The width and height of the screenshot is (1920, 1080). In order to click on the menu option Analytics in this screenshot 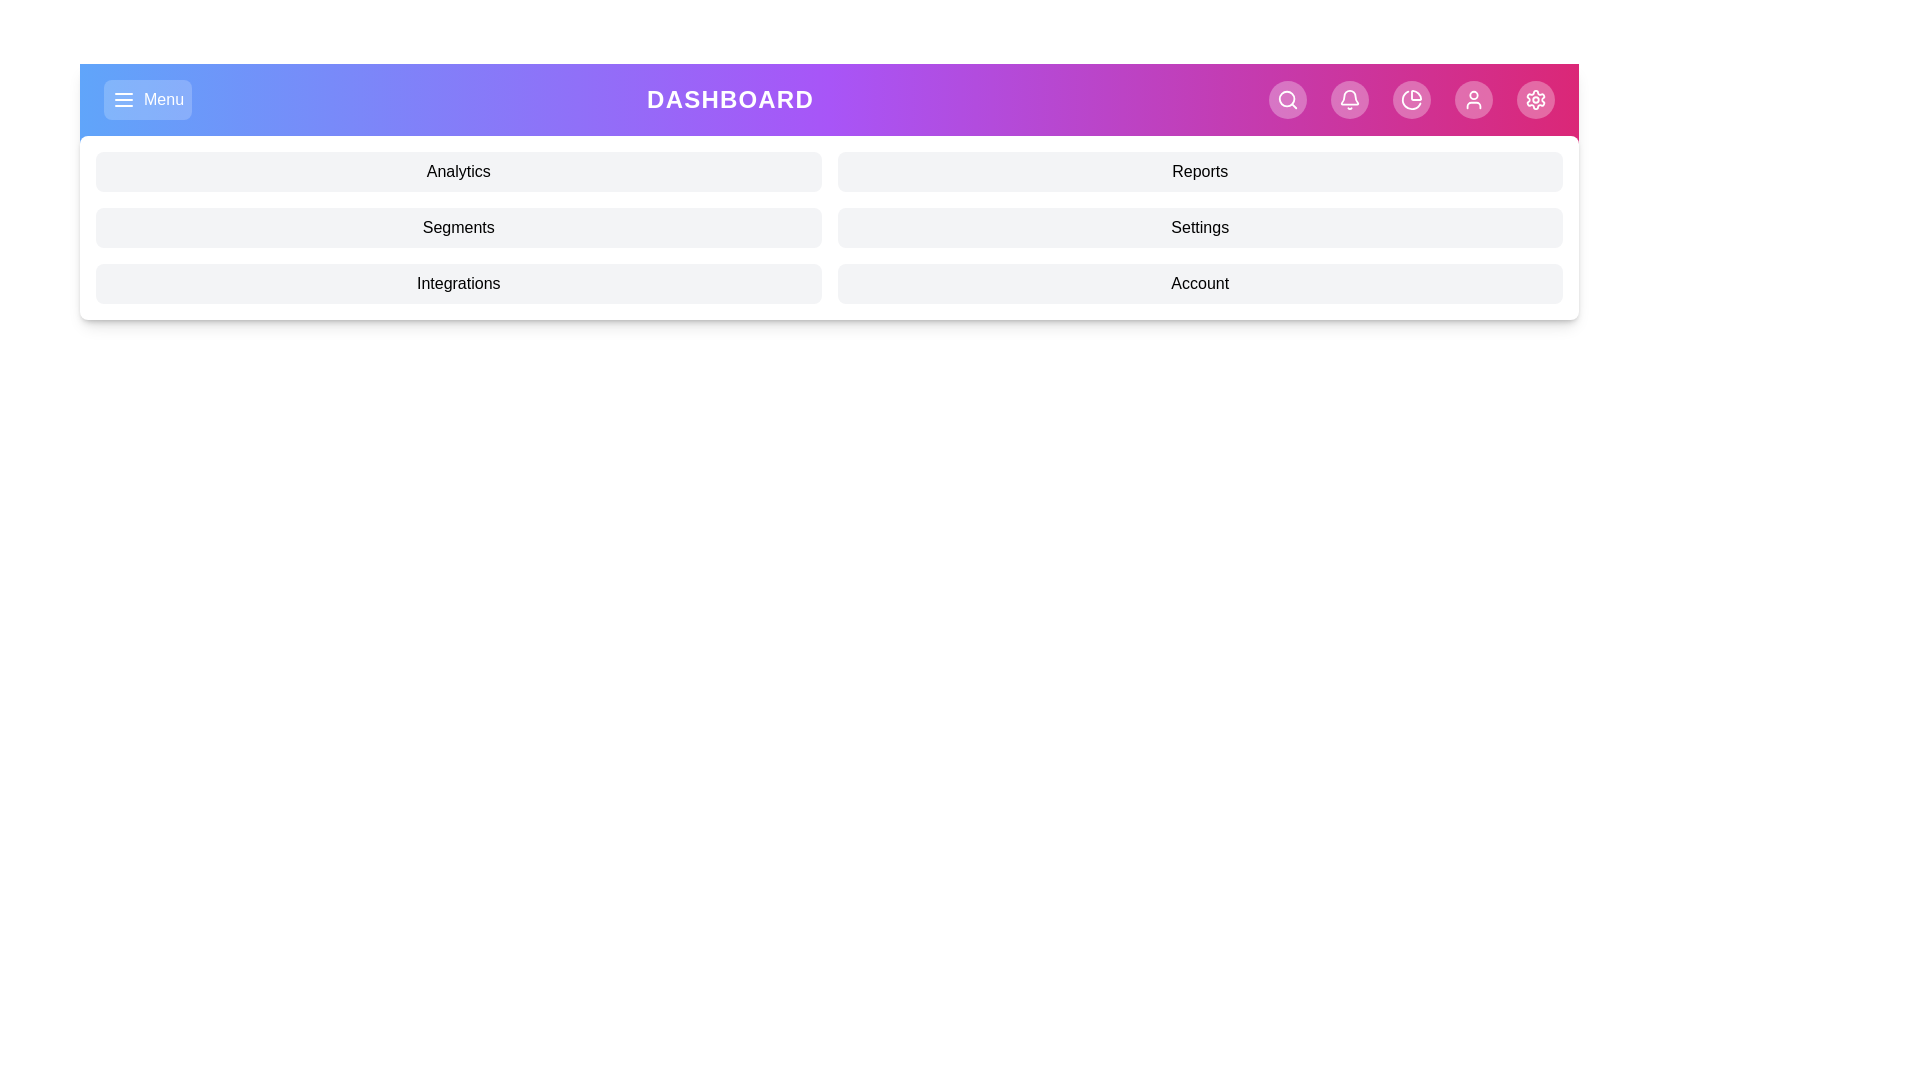, I will do `click(457, 171)`.